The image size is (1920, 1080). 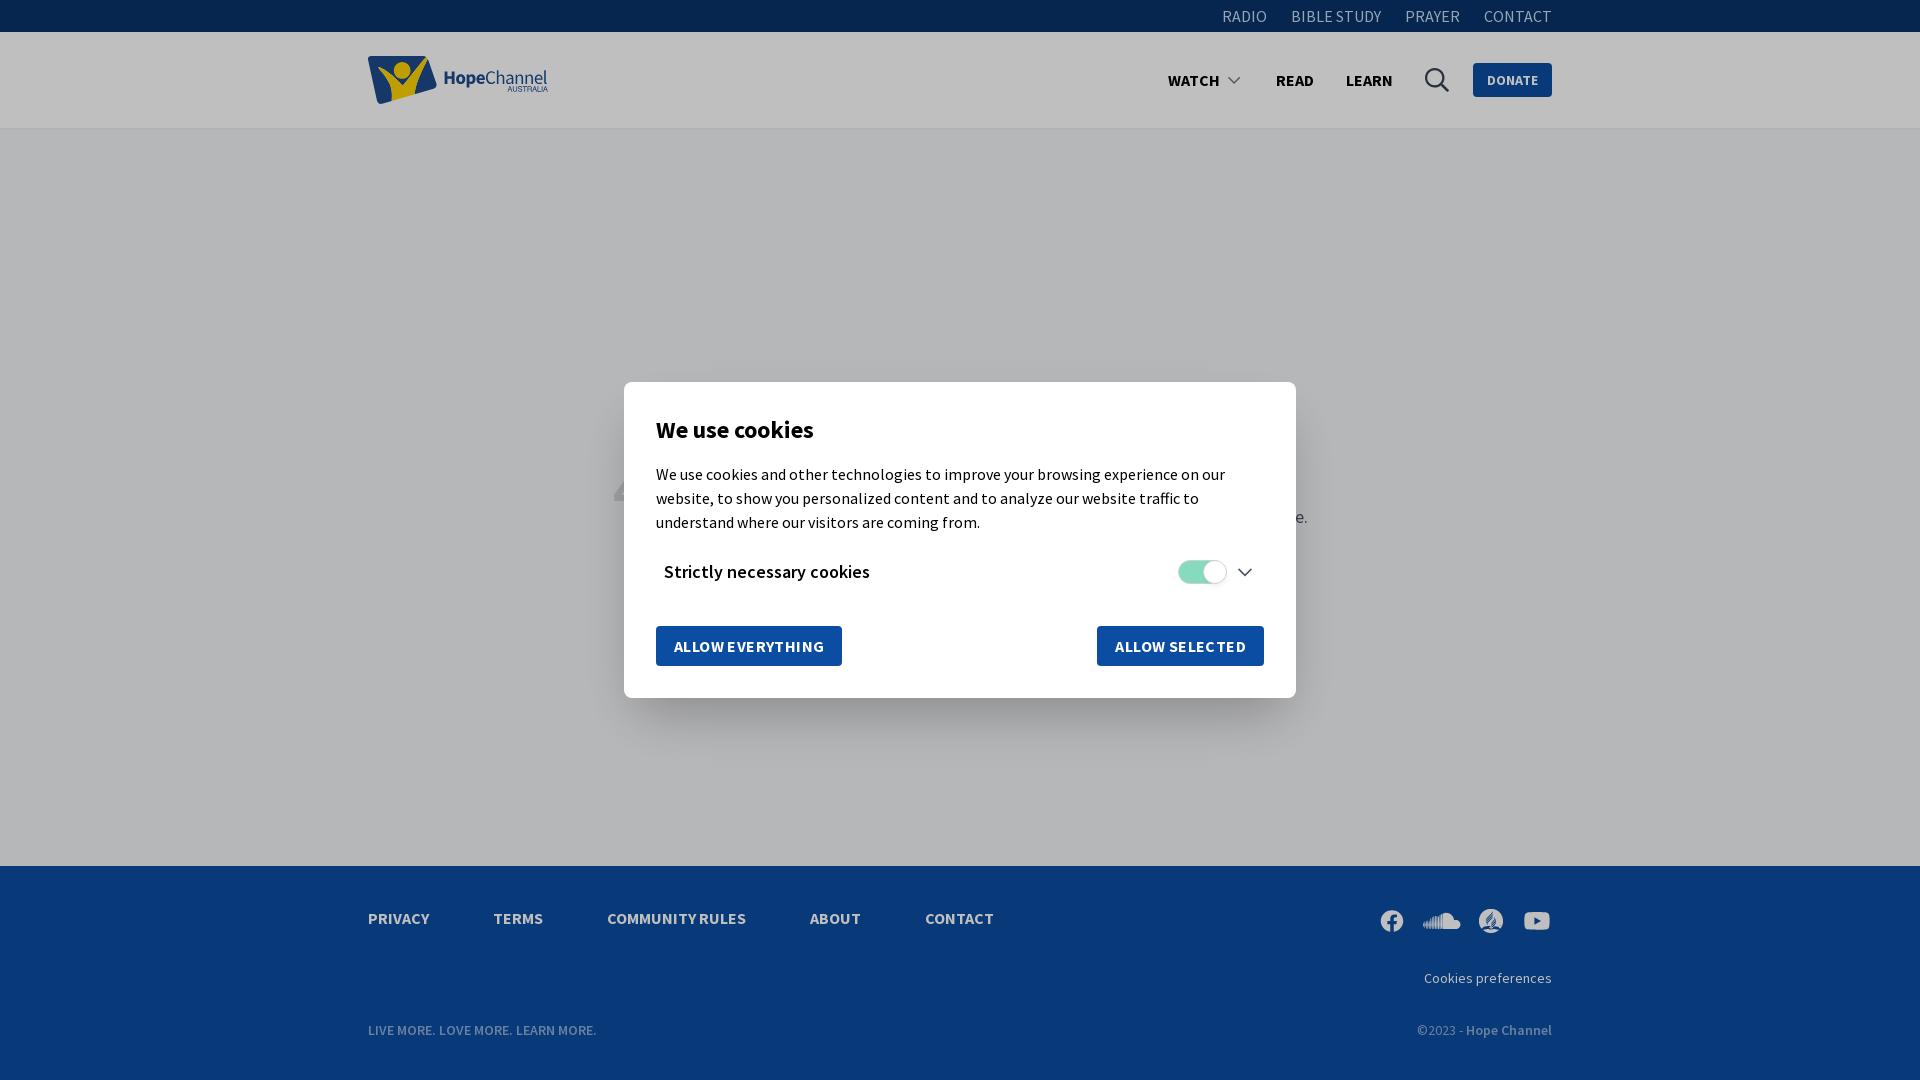 What do you see at coordinates (398, 918) in the screenshot?
I see `'PRIVACY'` at bounding box center [398, 918].